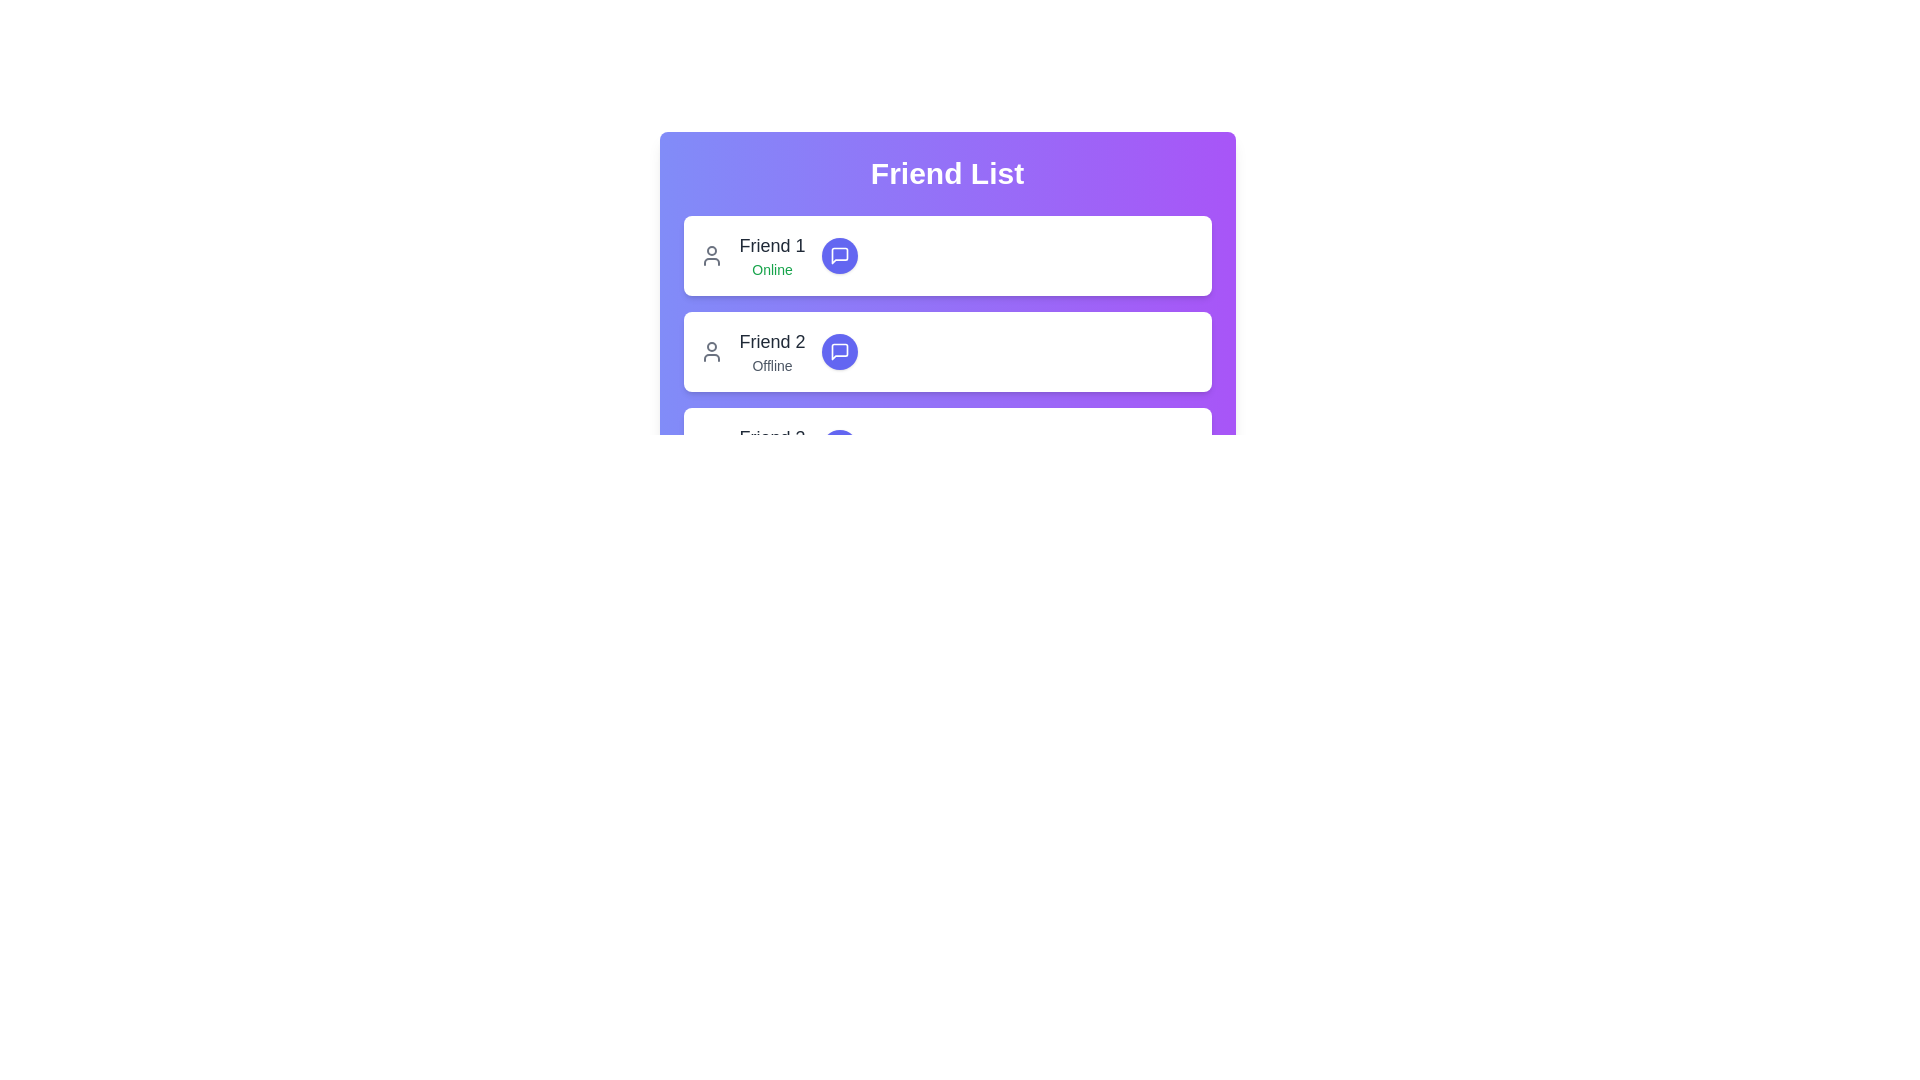 This screenshot has width=1920, height=1080. I want to click on the text label displaying the current online status (Offline) of the user associated with 'Friend 2', located beneath the 'Friend 2' text in the user entries list, so click(771, 366).